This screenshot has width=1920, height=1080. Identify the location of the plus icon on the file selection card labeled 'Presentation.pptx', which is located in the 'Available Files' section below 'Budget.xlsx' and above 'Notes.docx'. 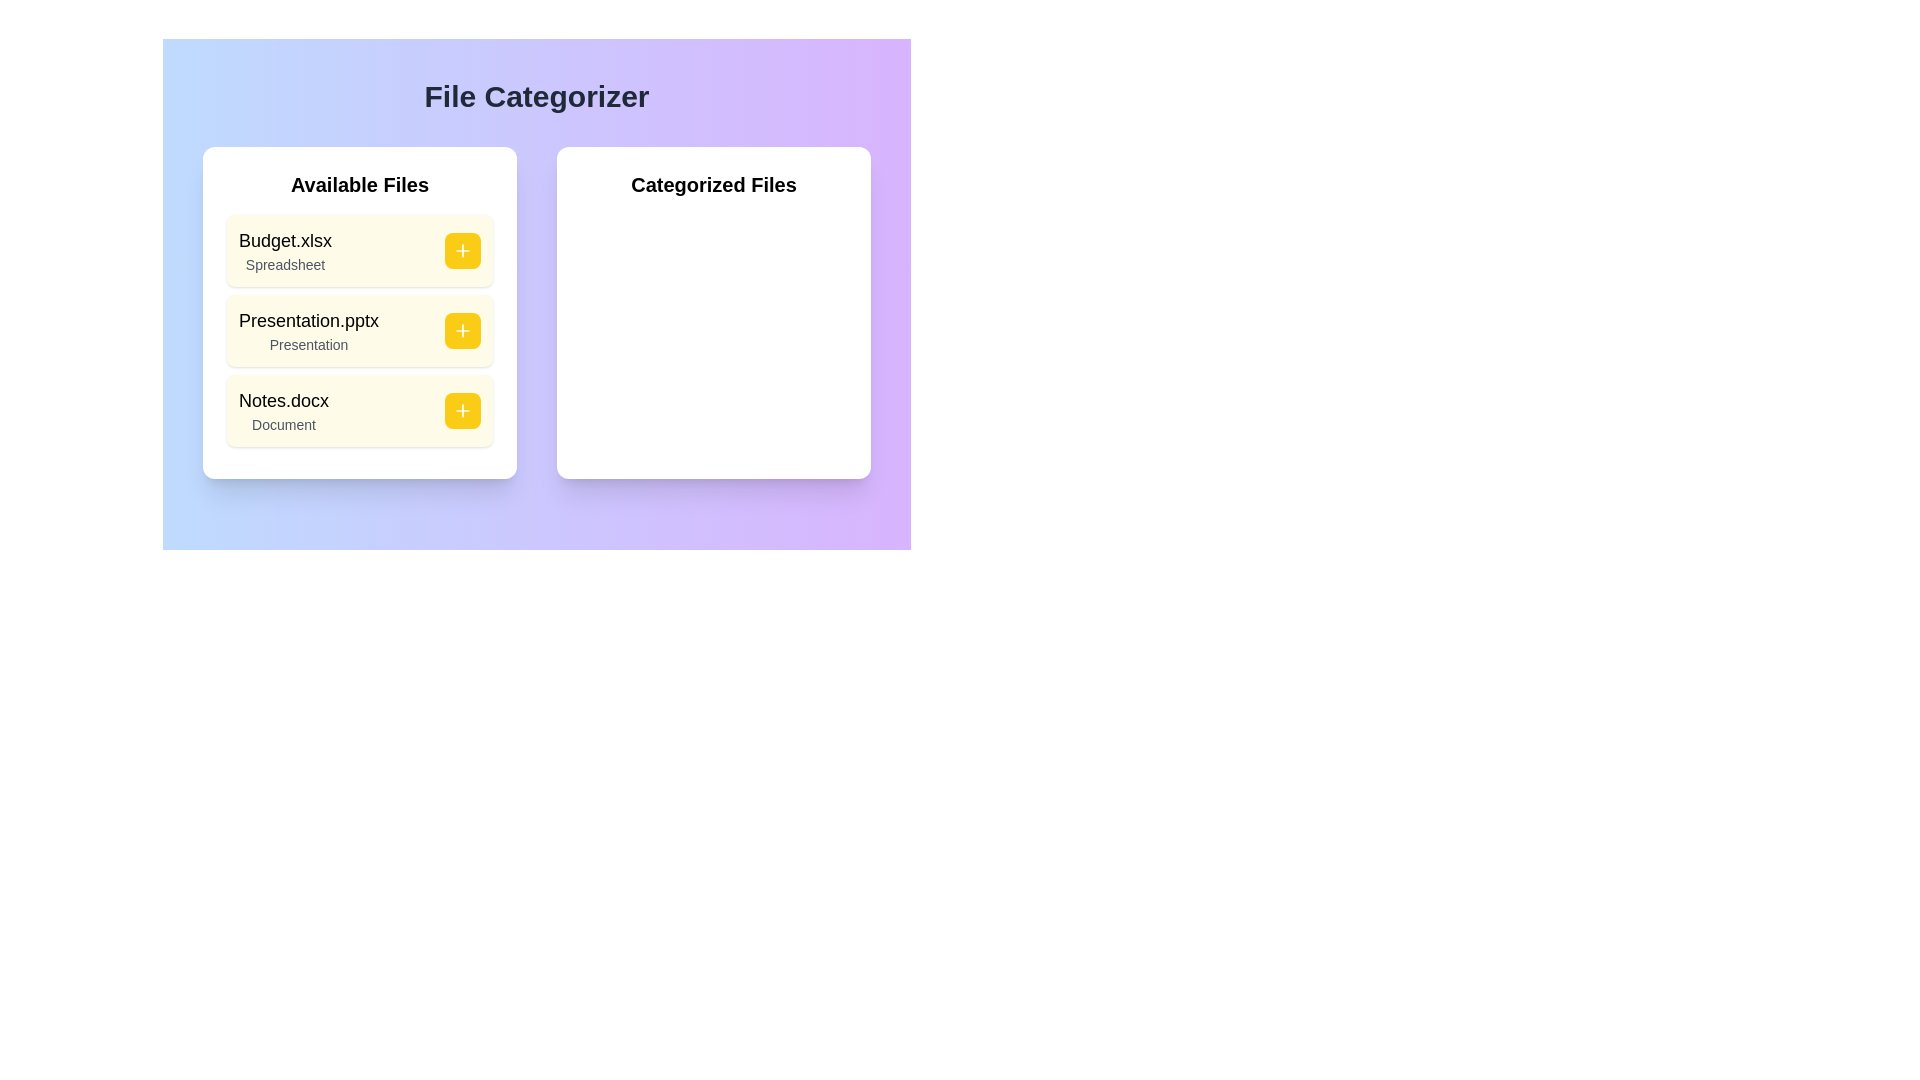
(360, 330).